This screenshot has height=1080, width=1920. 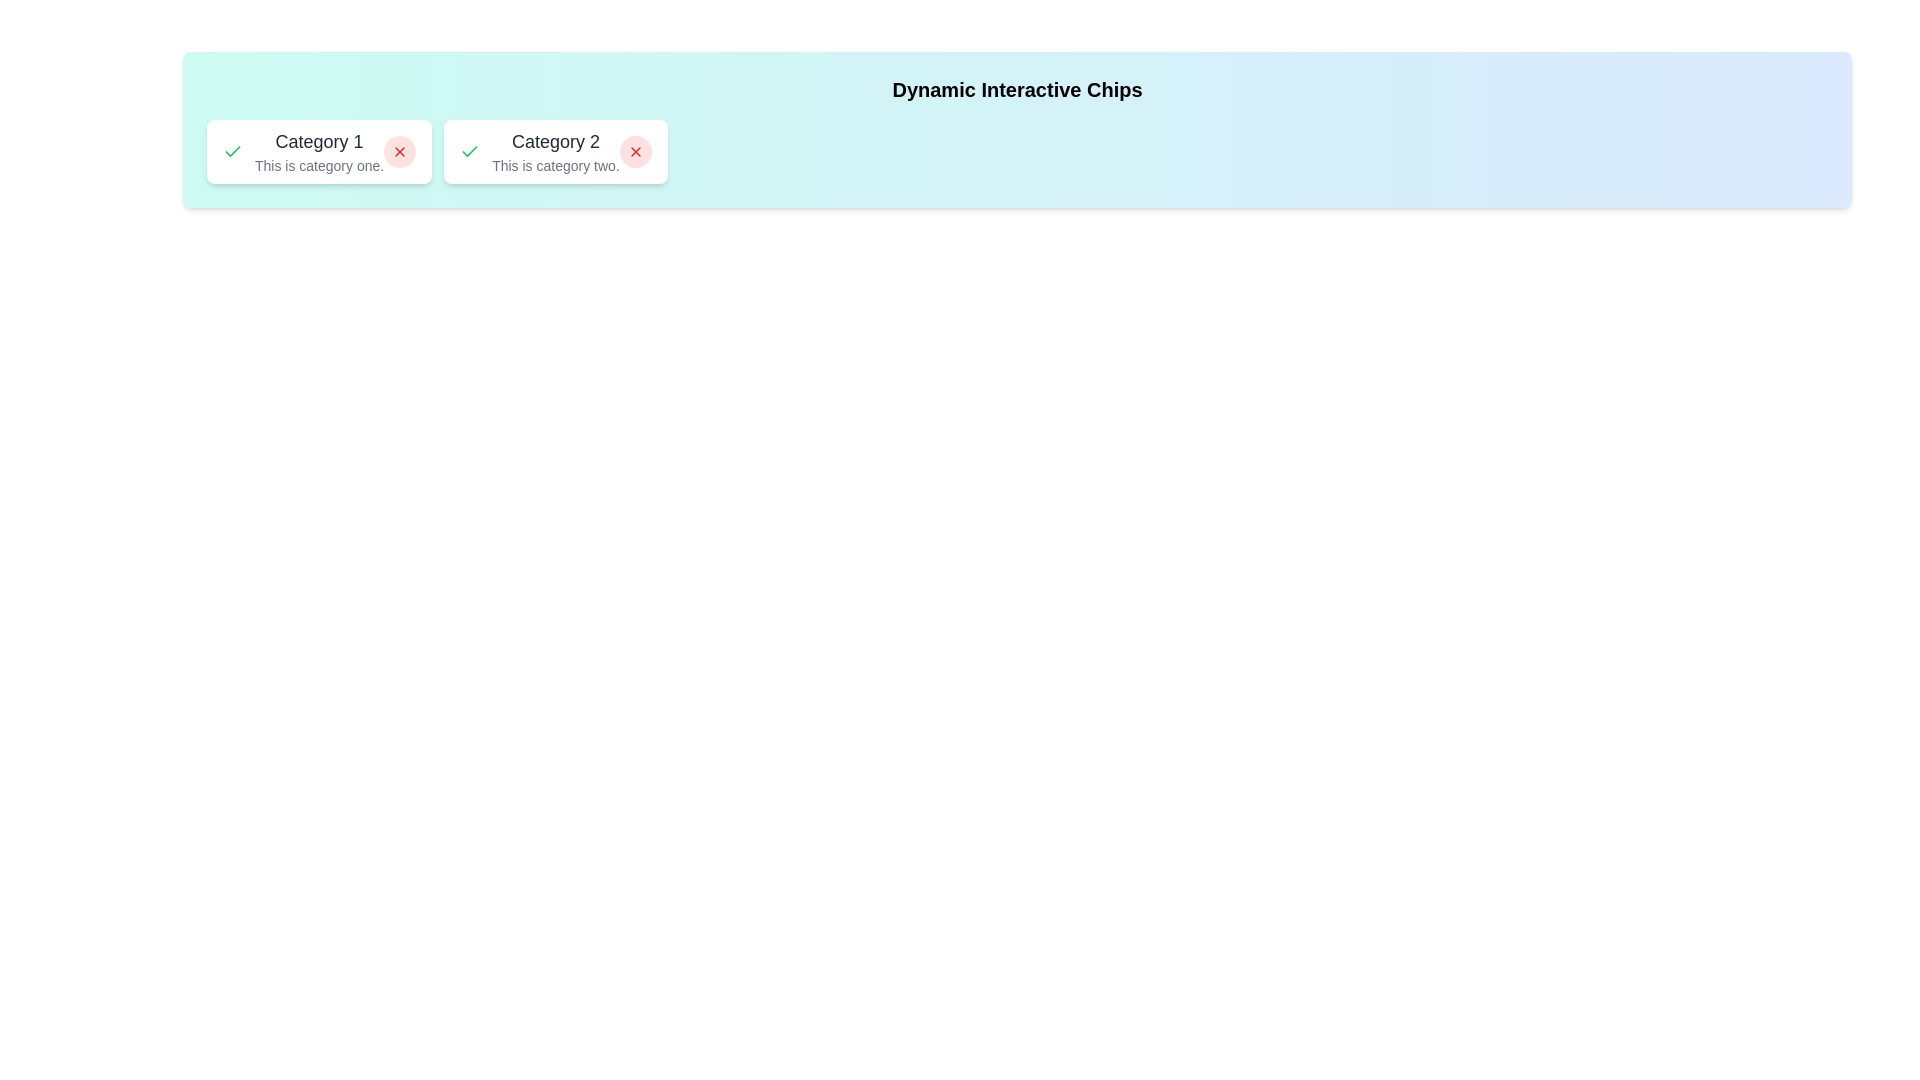 What do you see at coordinates (318, 150) in the screenshot?
I see `the label and description of a chip identified by Category 1` at bounding box center [318, 150].